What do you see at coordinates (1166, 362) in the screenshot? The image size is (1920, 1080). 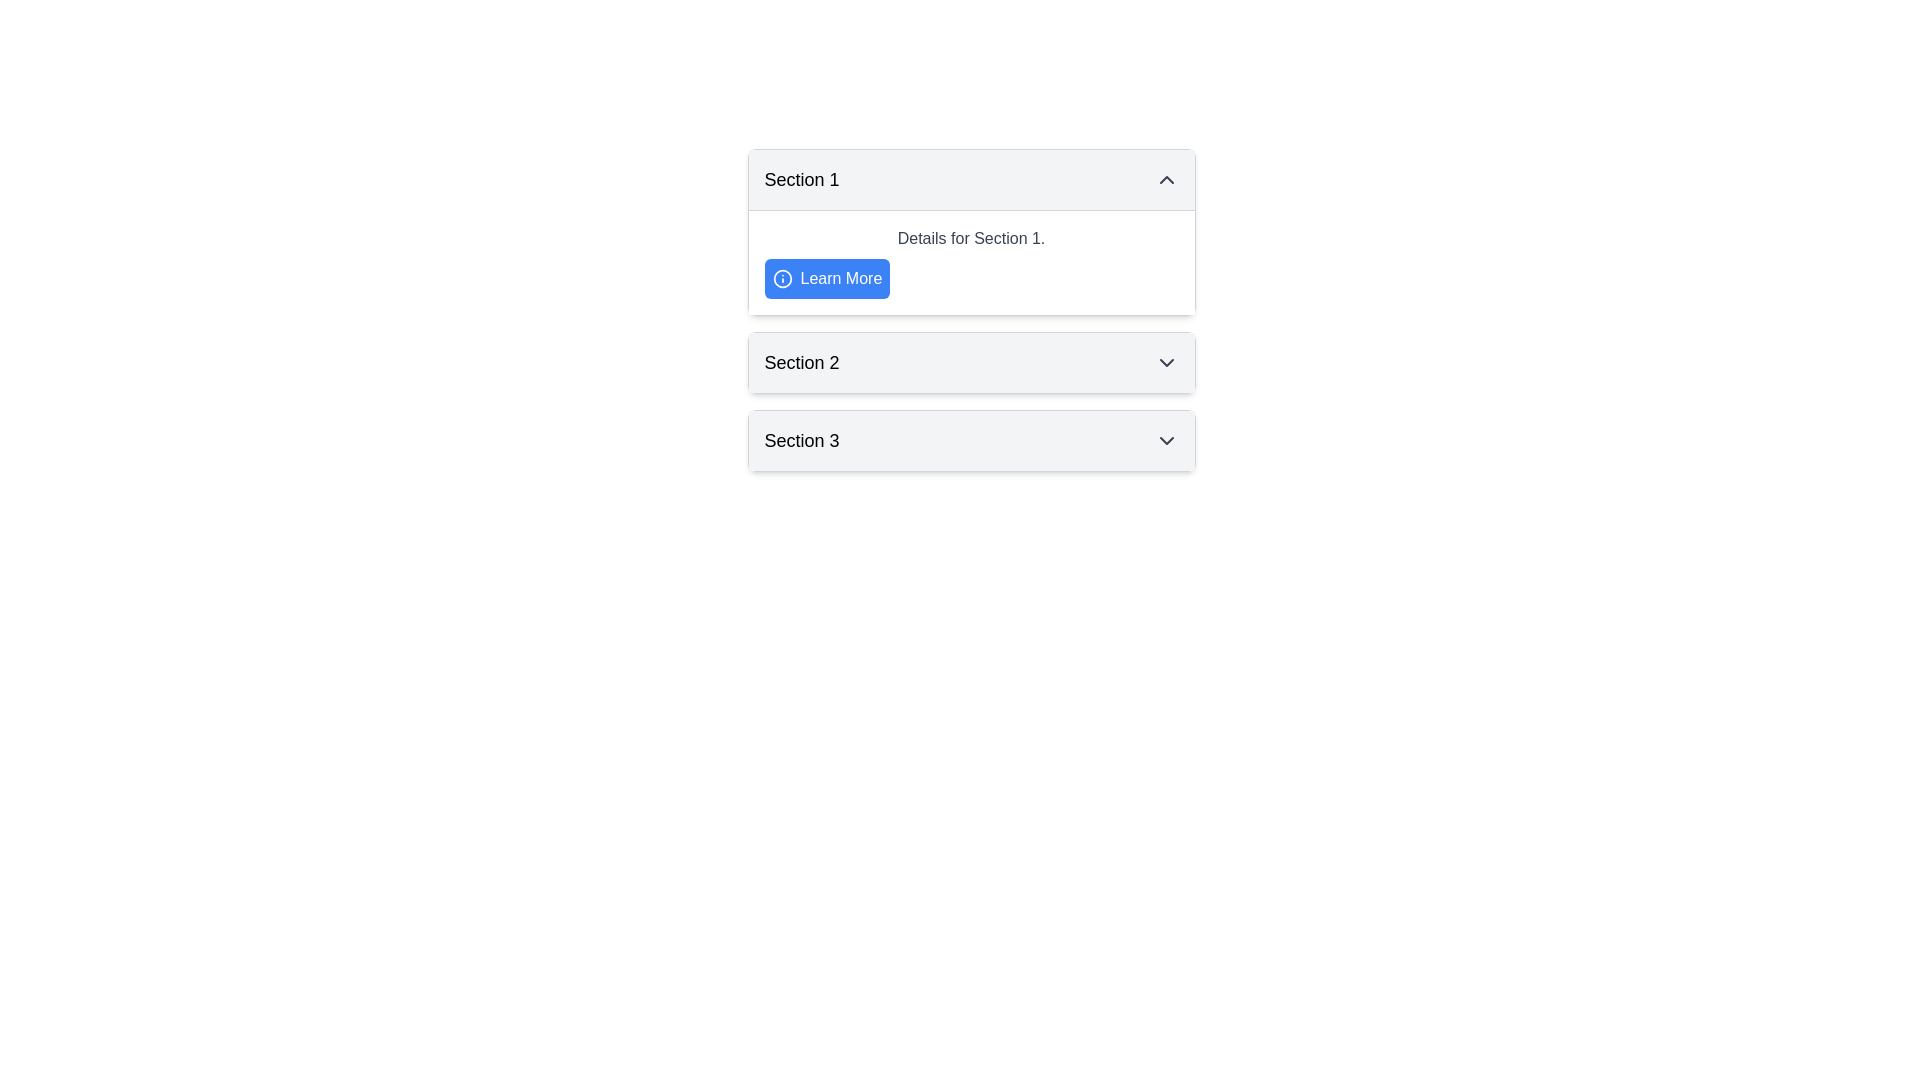 I see `the Chevron Down icon located at the far right of the 'Section 2' header to potentially reveal tooltip information` at bounding box center [1166, 362].